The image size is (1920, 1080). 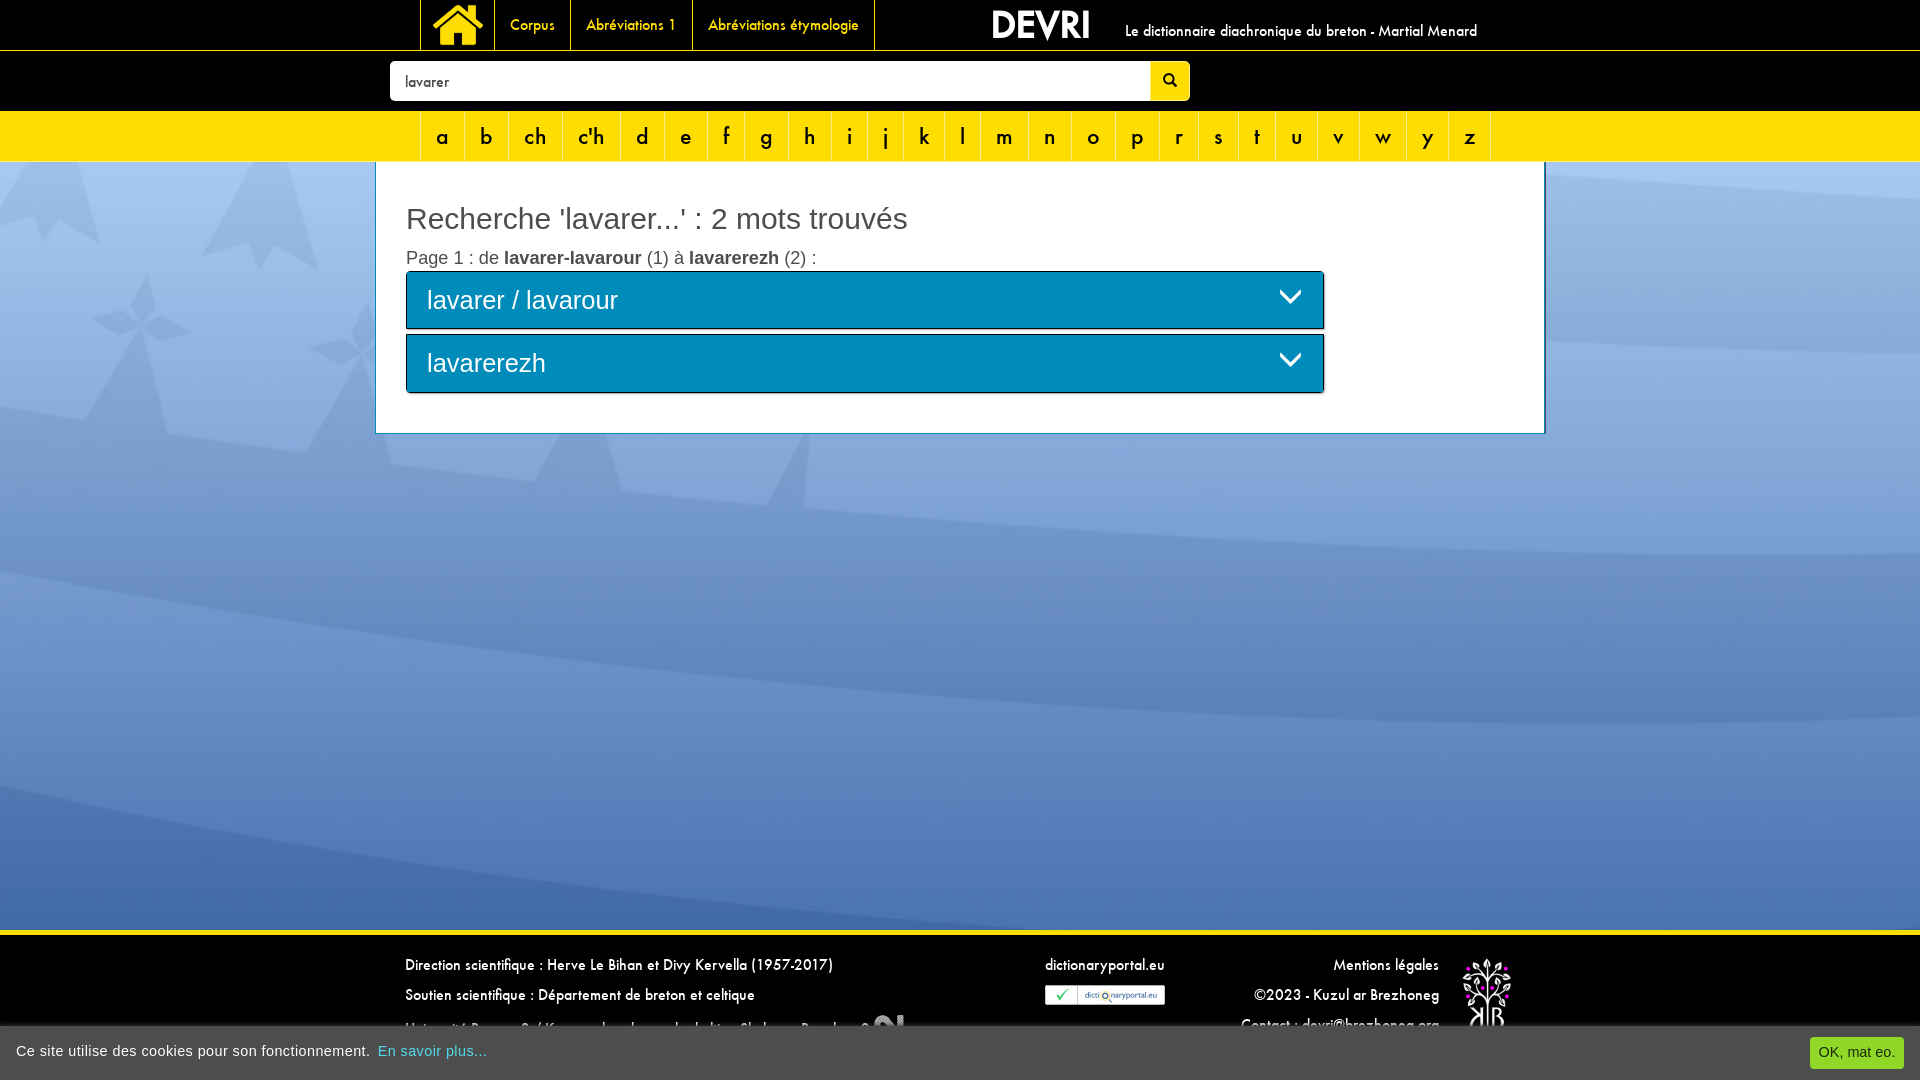 What do you see at coordinates (1093, 135) in the screenshot?
I see `'o'` at bounding box center [1093, 135].